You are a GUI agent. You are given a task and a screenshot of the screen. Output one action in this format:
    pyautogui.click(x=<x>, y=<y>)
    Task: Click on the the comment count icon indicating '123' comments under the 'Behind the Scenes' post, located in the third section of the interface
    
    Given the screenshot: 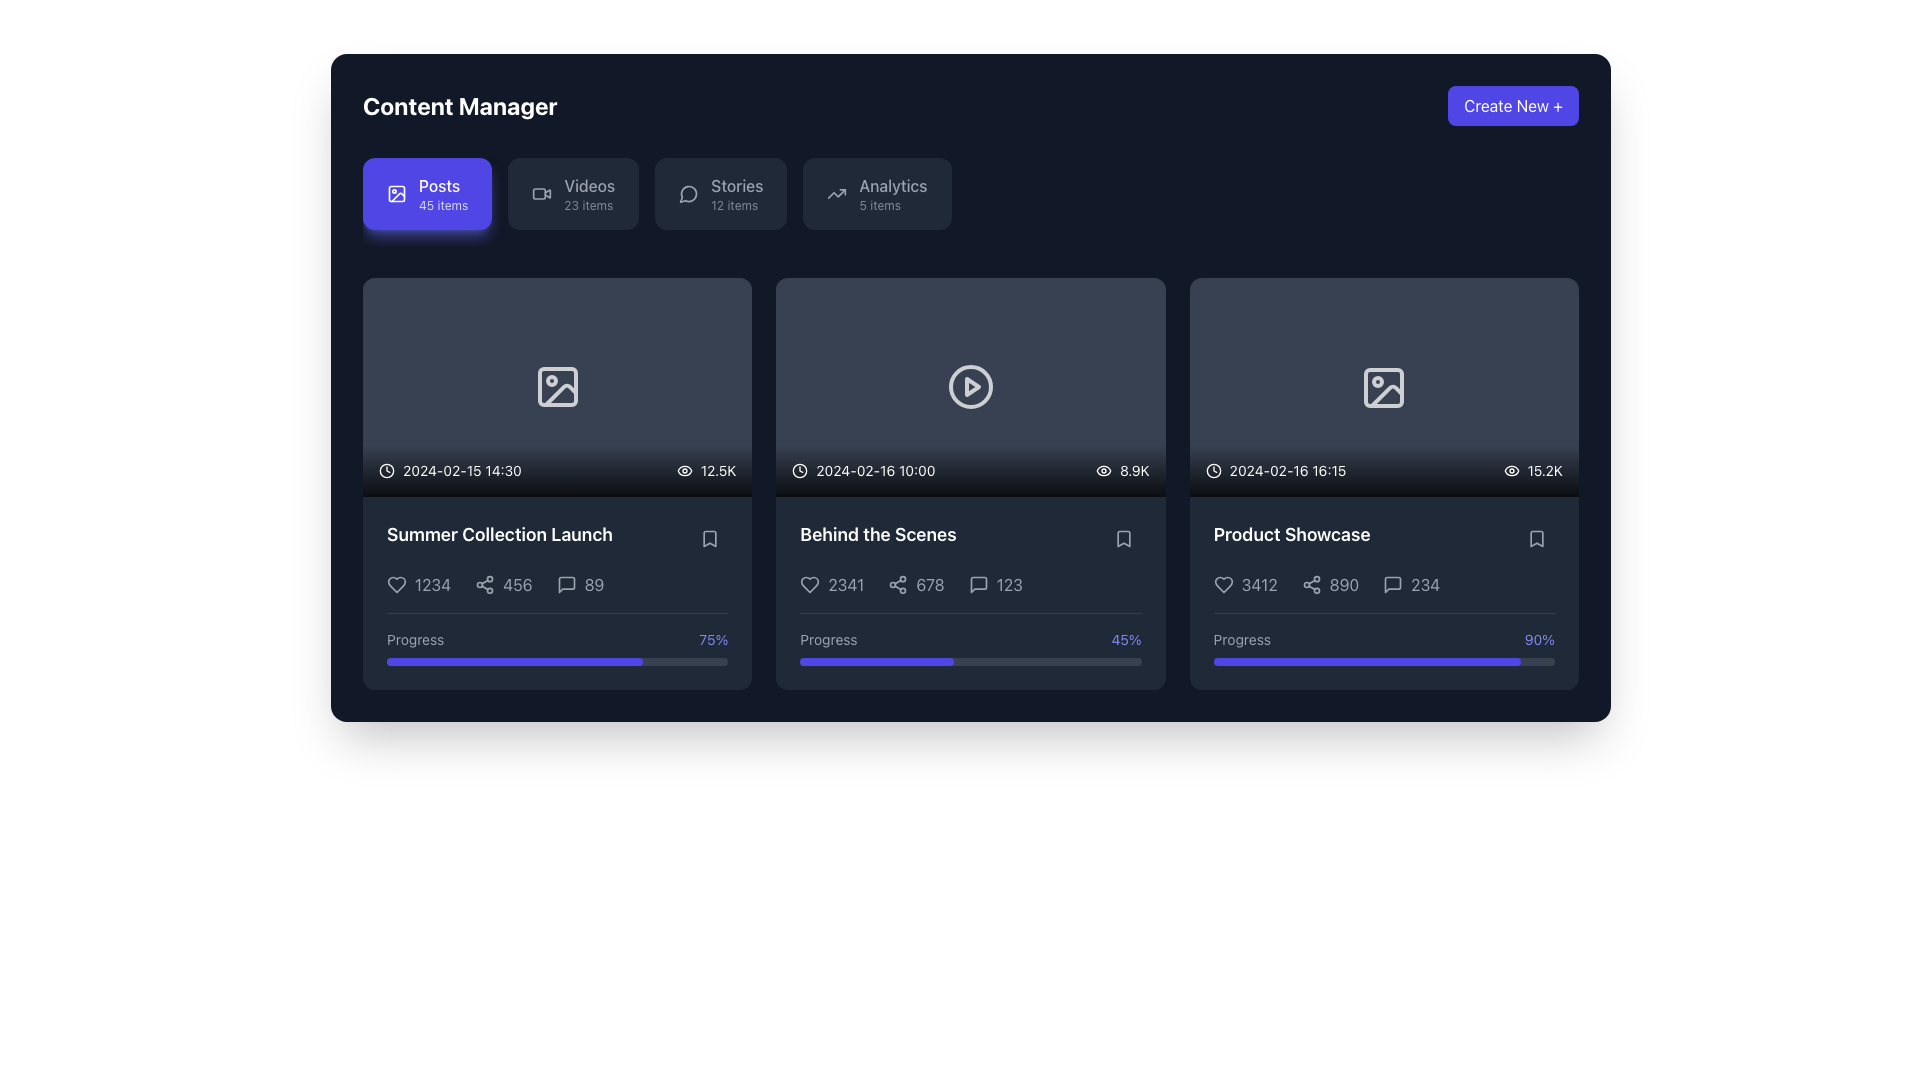 What is the action you would take?
    pyautogui.click(x=978, y=584)
    